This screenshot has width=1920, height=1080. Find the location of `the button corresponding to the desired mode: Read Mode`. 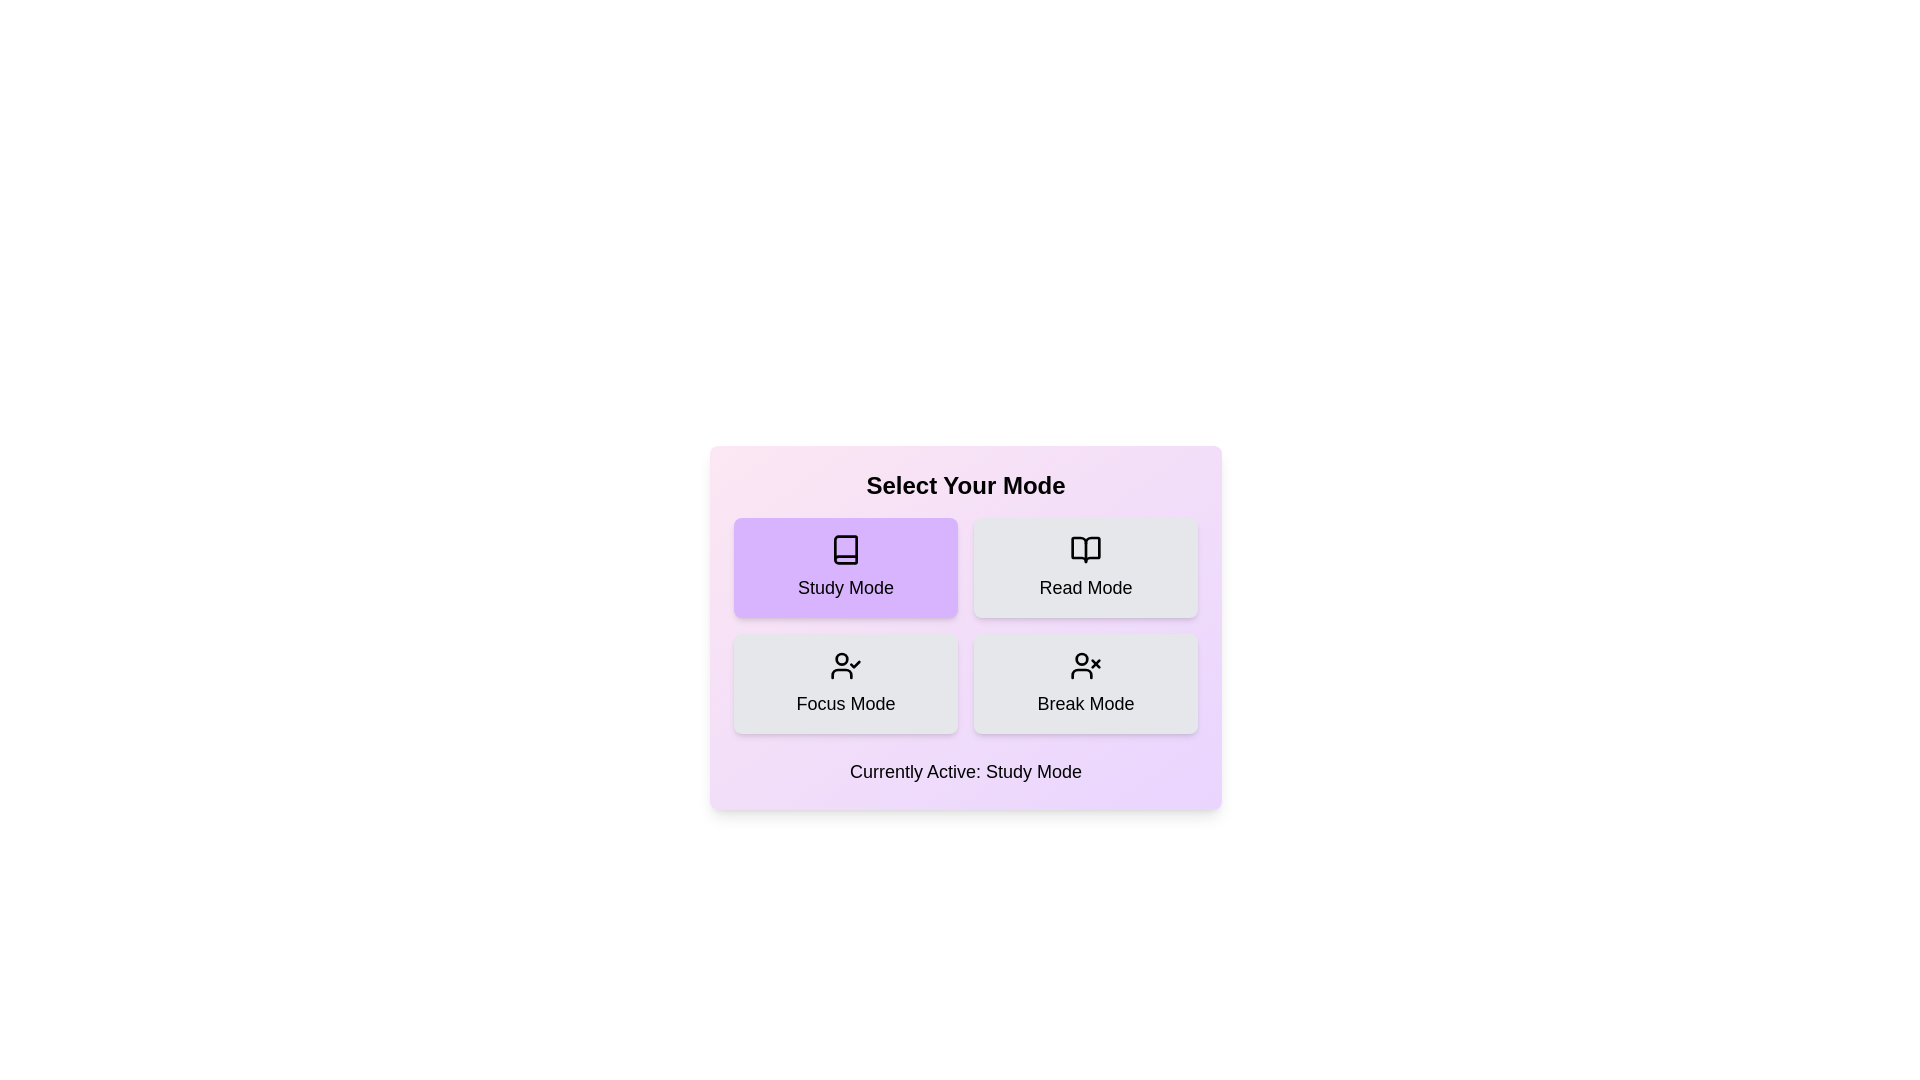

the button corresponding to the desired mode: Read Mode is located at coordinates (1084, 567).